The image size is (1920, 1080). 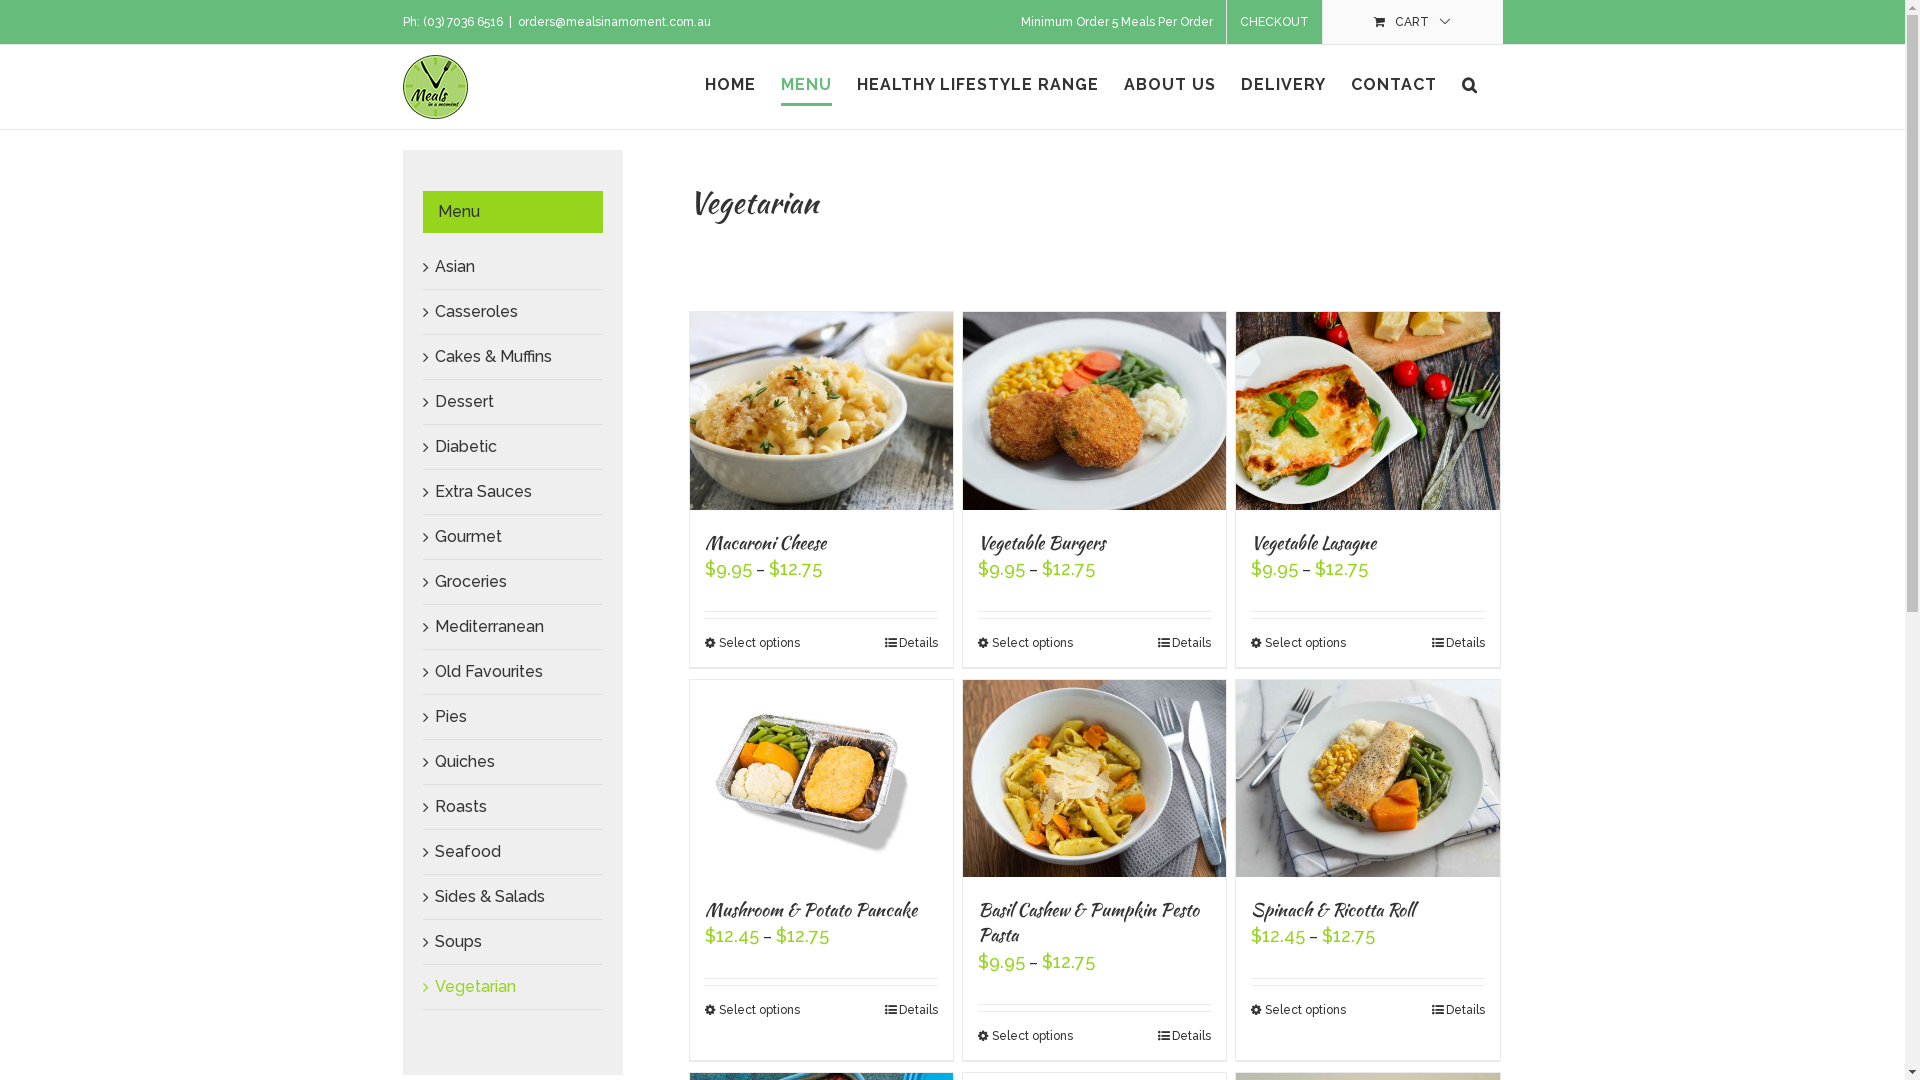 What do you see at coordinates (1272, 22) in the screenshot?
I see `'CHECKOUT'` at bounding box center [1272, 22].